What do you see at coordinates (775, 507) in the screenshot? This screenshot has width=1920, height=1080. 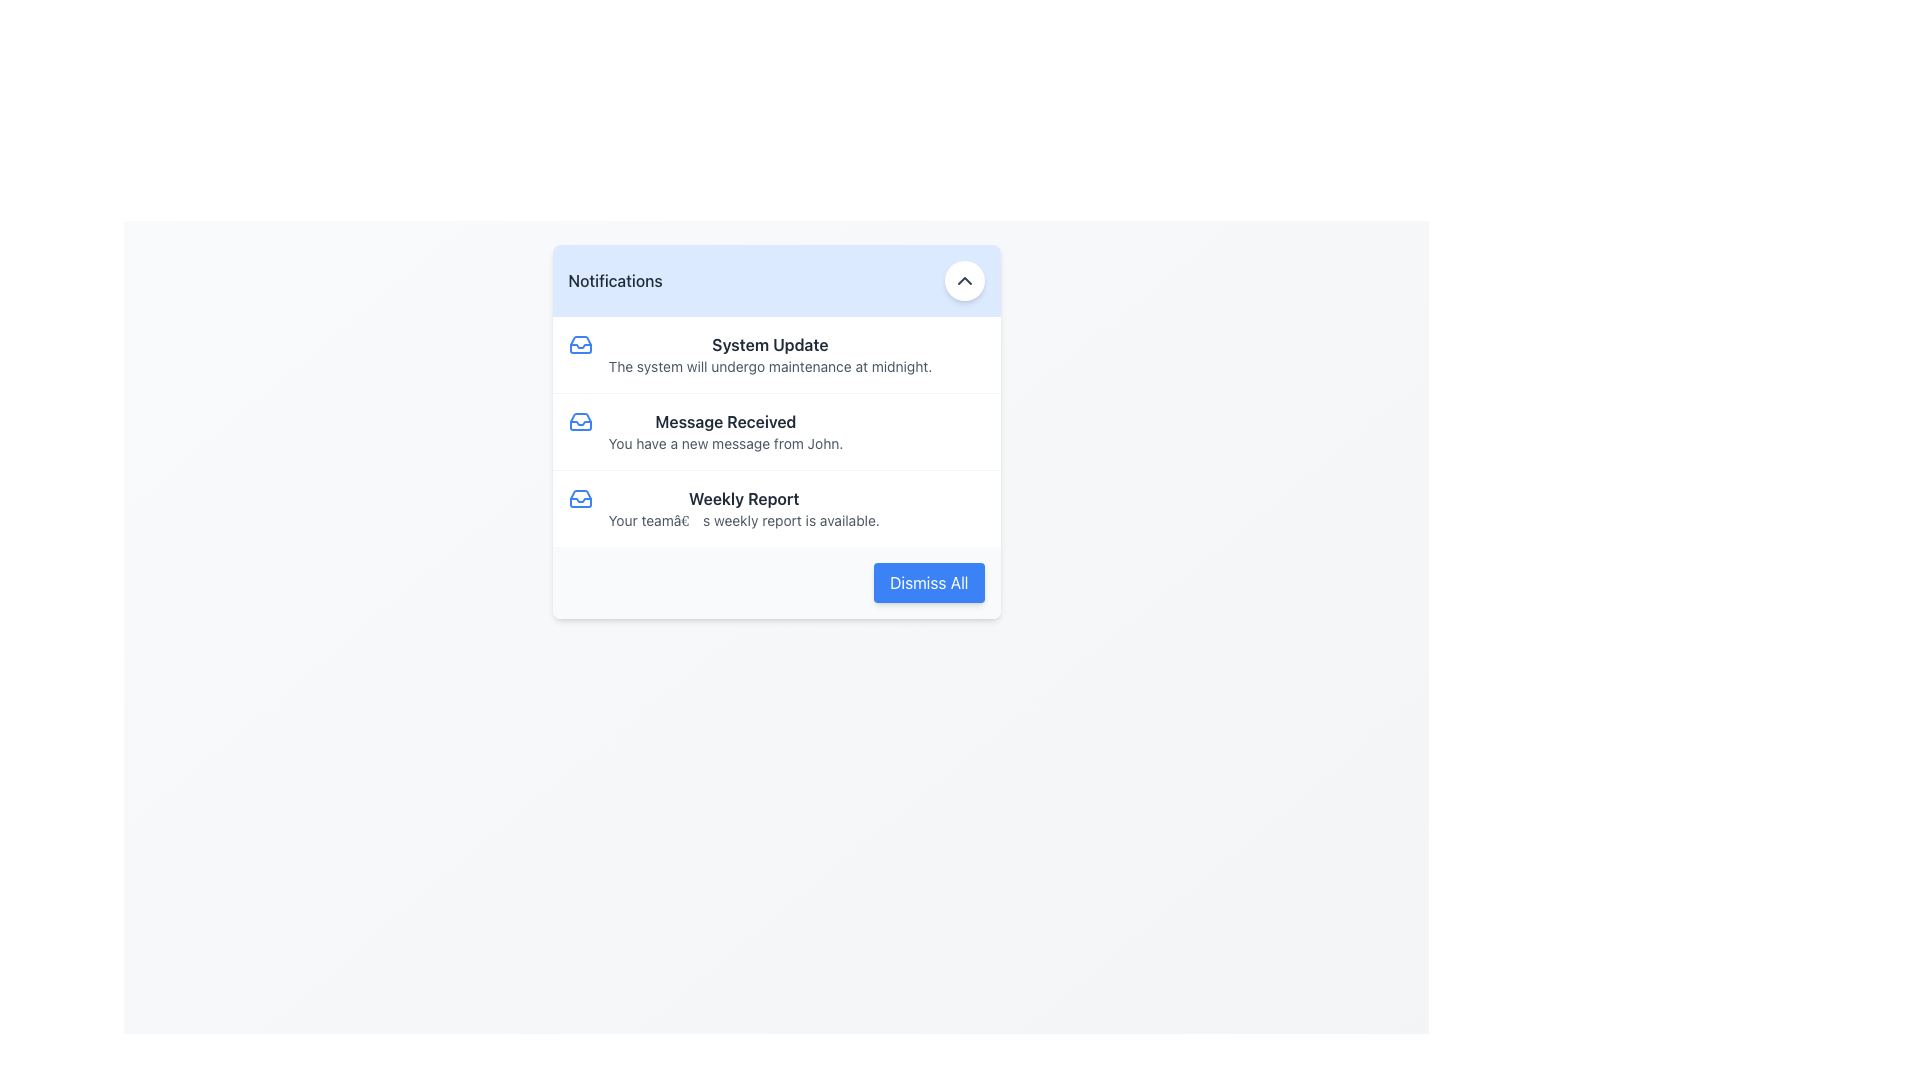 I see `the third notification item in the vertical notification list, which has a bold header 'Weekly Report' and a smaller description 'Your team's weekly report is available.'` at bounding box center [775, 507].